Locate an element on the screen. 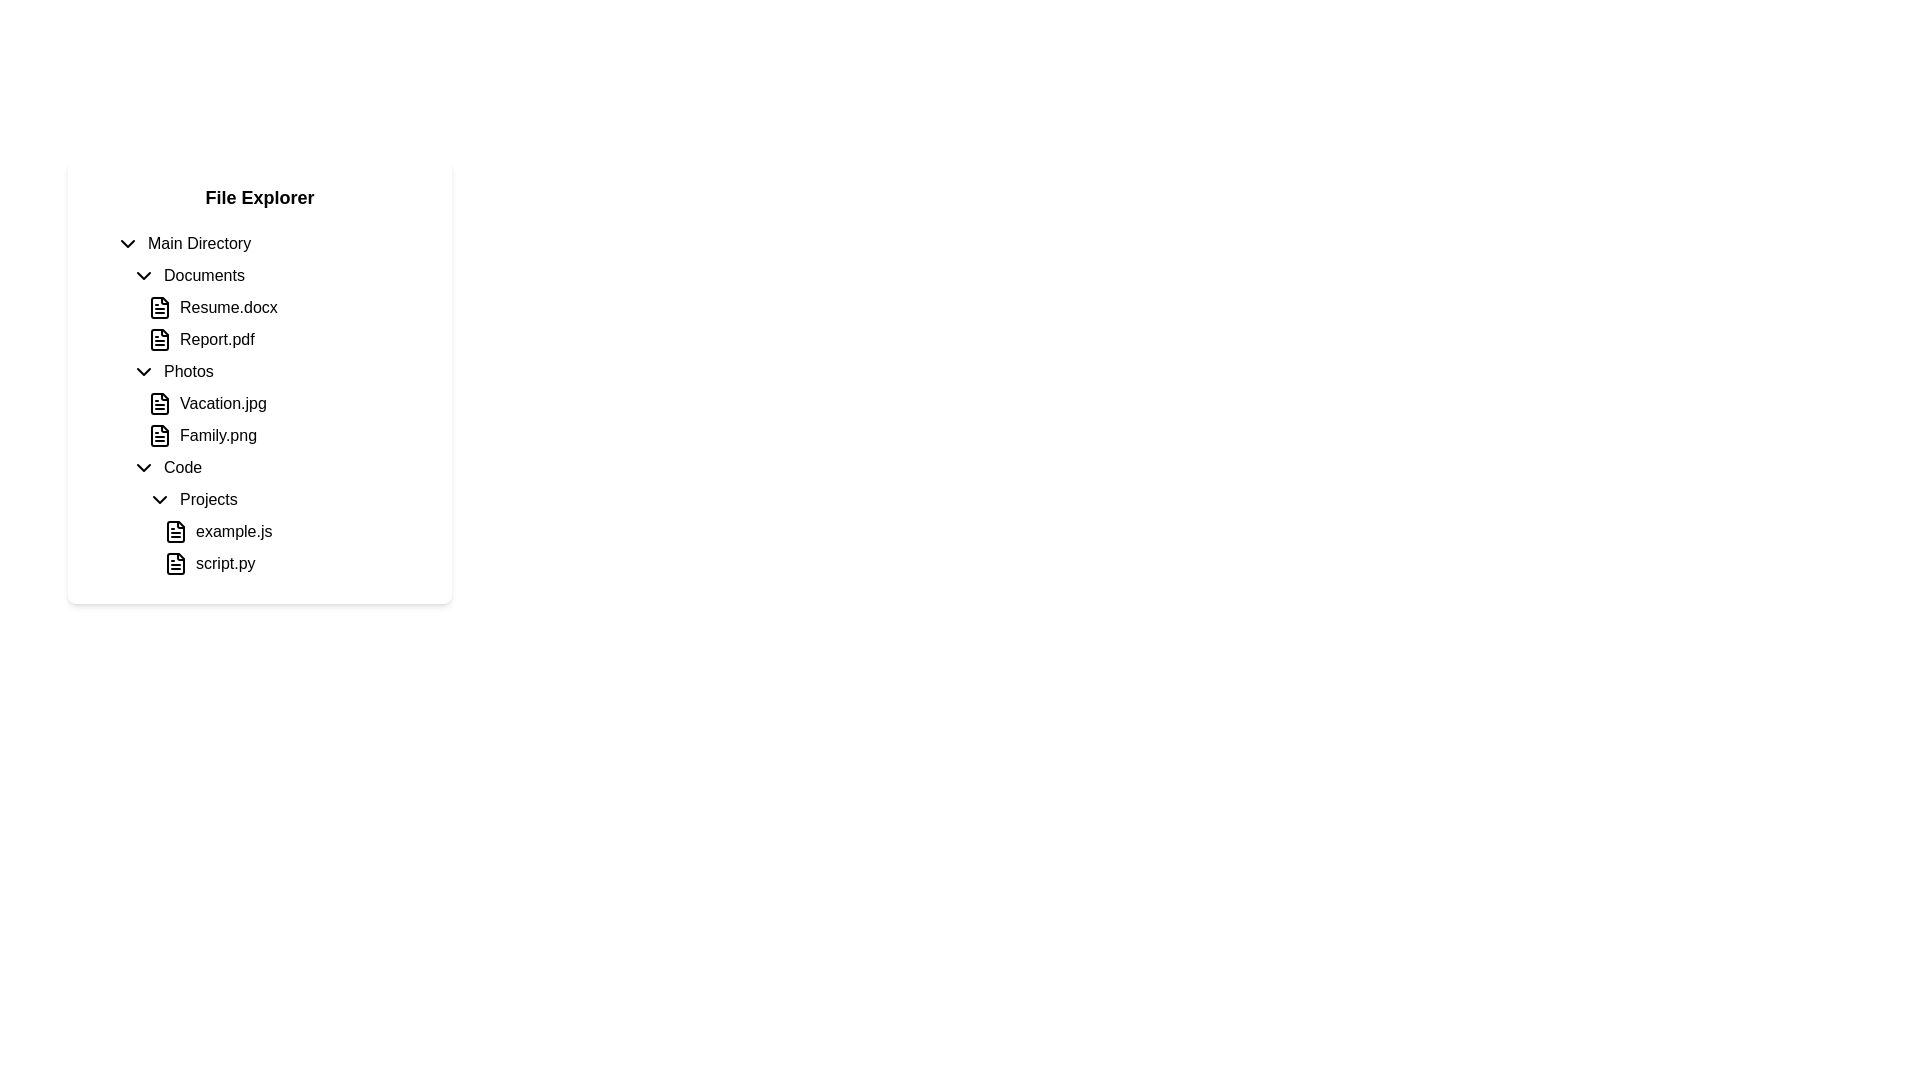 The image size is (1920, 1080). the document icon that is positioned to the left of the text 'Report.pdf' in the 'Documents' subsection of the 'Main Directory' in the File Explorer is located at coordinates (158, 338).